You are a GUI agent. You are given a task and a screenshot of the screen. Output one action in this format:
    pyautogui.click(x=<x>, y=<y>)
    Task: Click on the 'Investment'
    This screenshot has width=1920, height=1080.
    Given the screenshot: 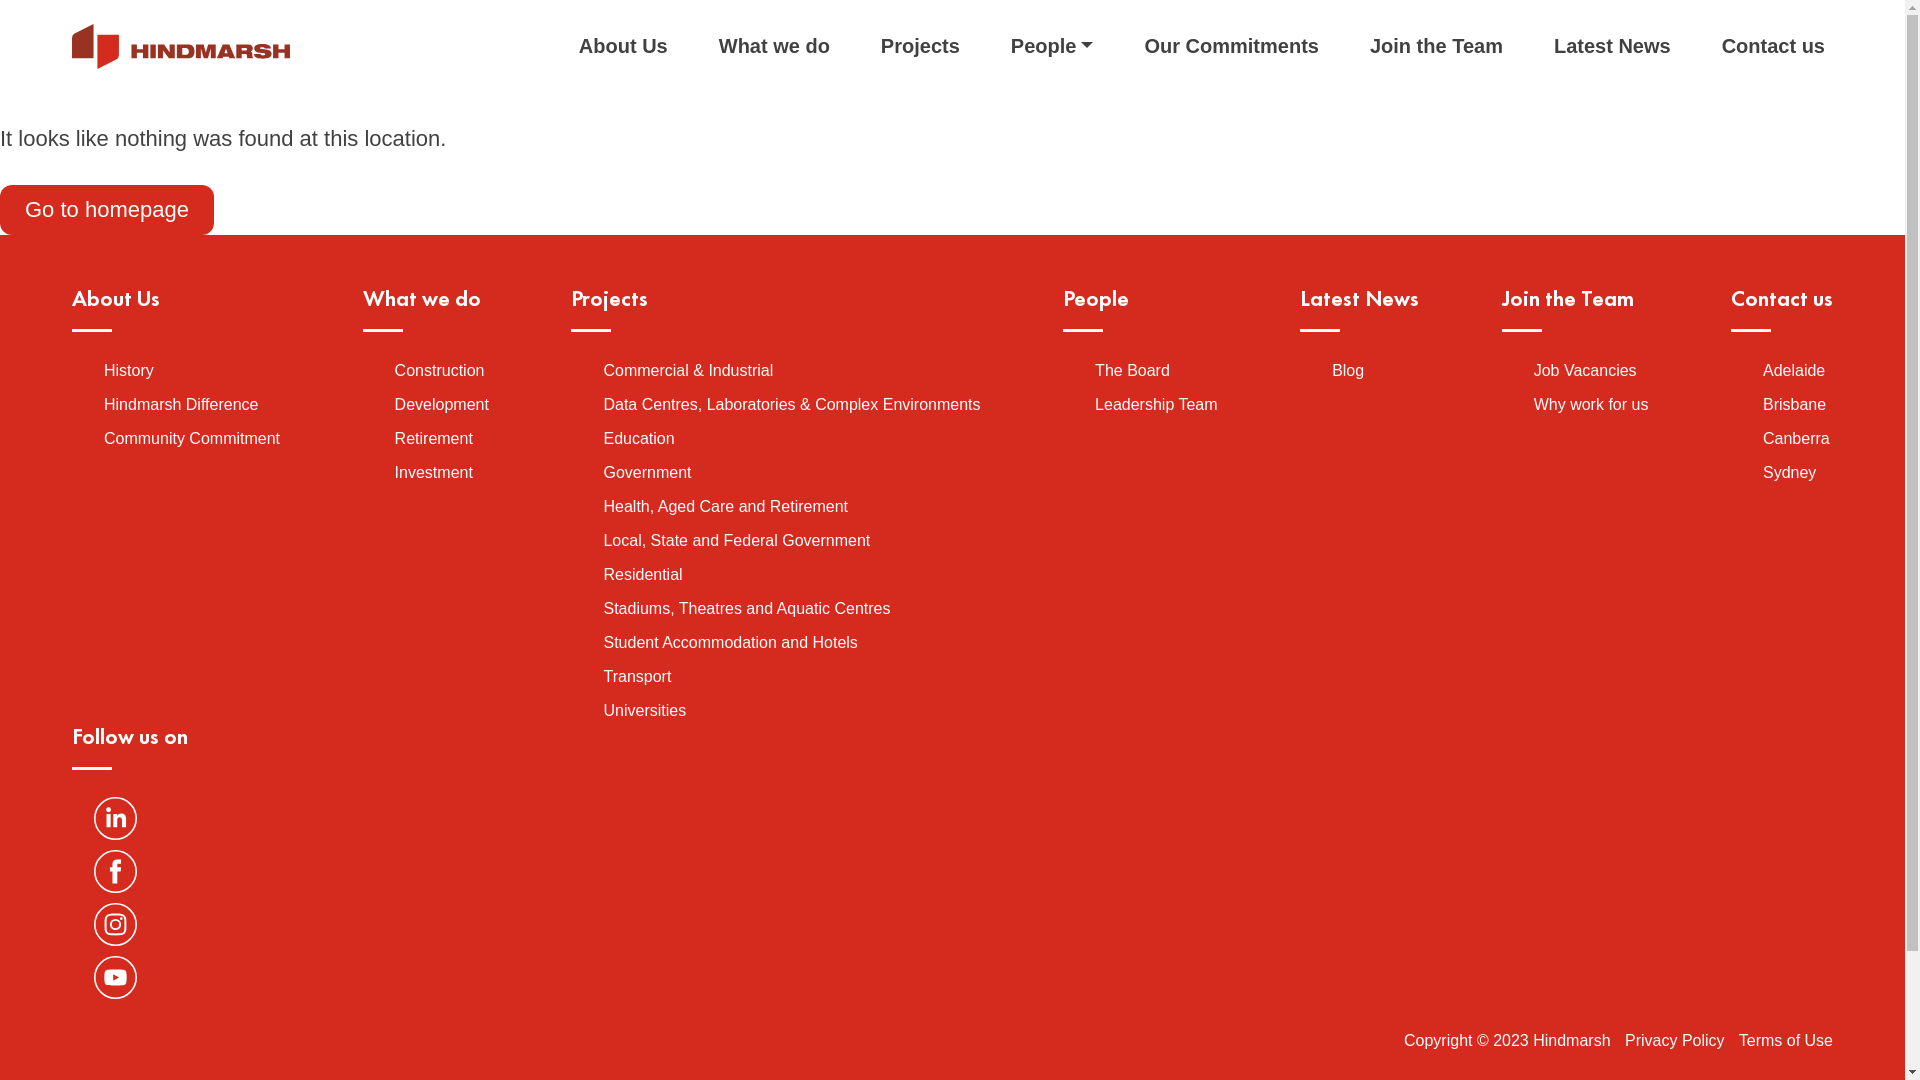 What is the action you would take?
    pyautogui.click(x=432, y=472)
    